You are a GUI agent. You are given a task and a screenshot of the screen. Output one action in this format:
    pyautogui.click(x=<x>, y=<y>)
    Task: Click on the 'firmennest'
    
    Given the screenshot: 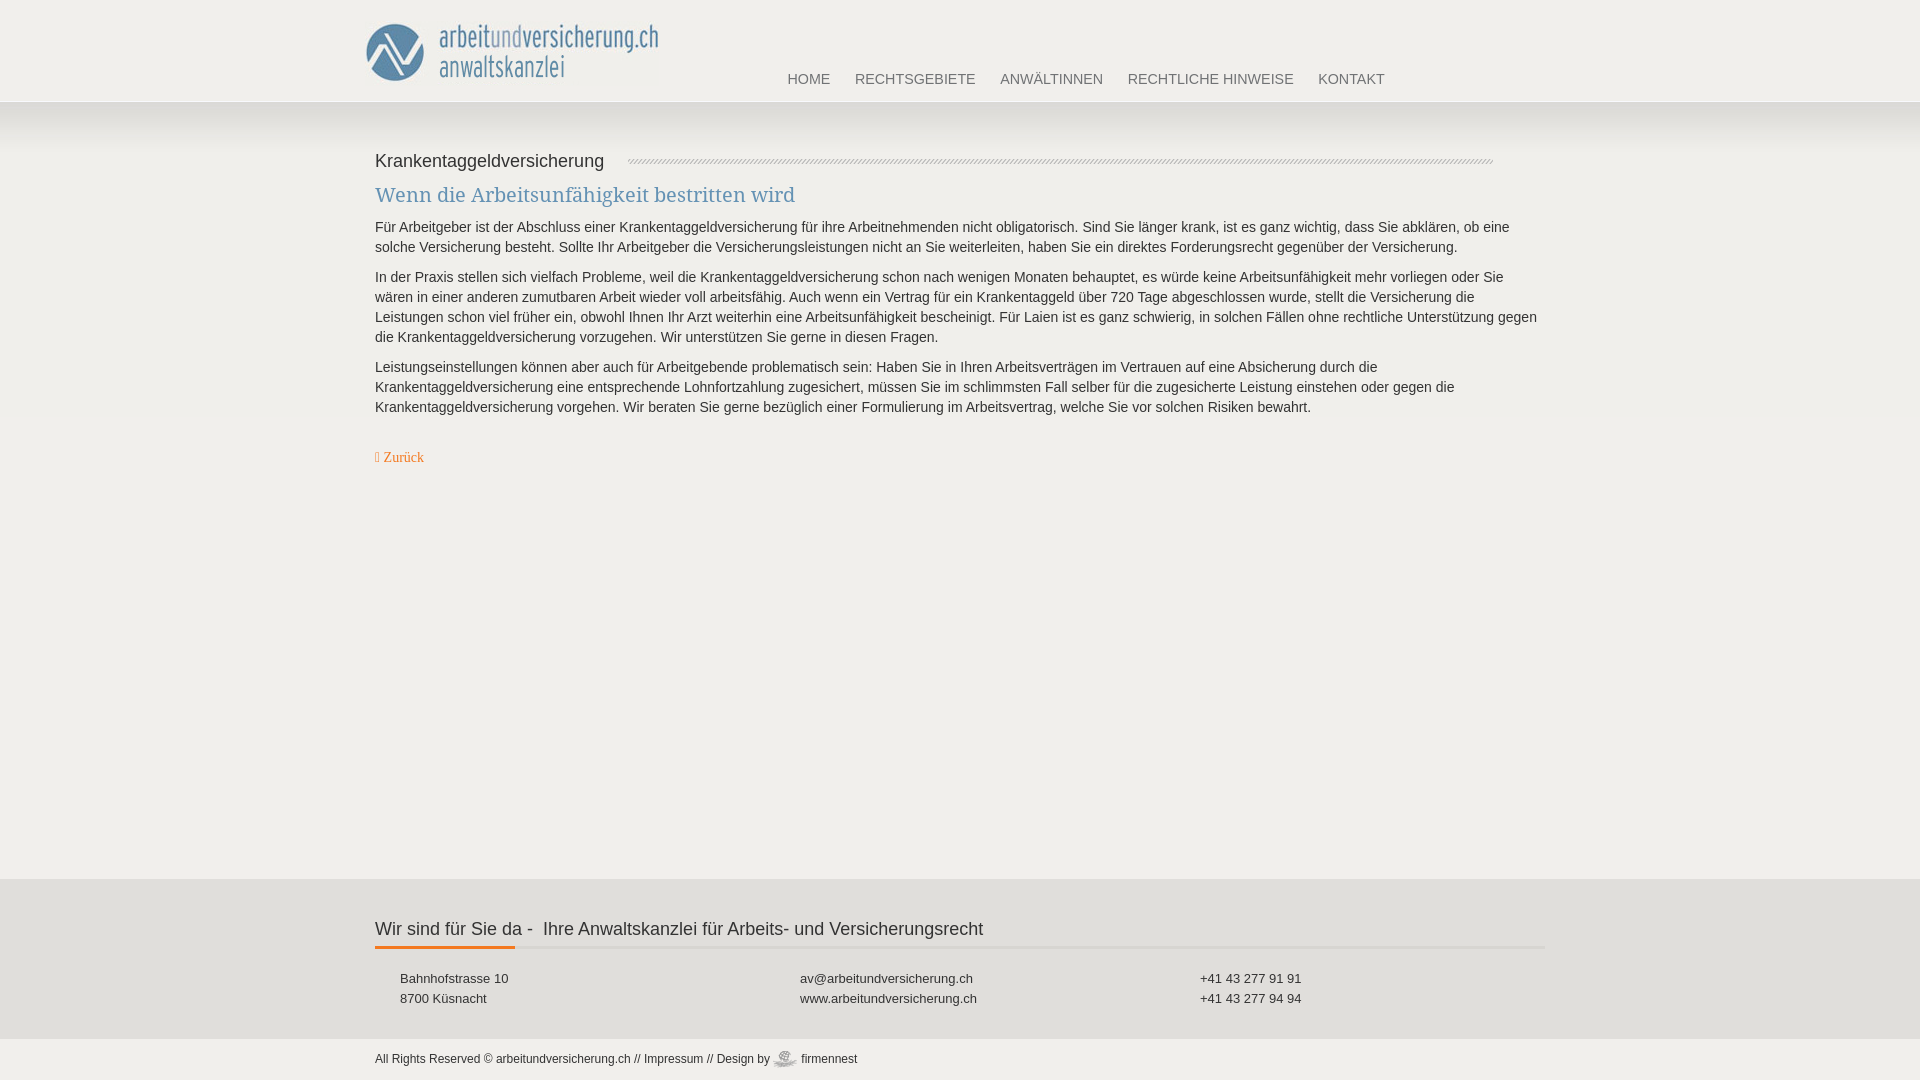 What is the action you would take?
    pyautogui.click(x=815, y=1058)
    